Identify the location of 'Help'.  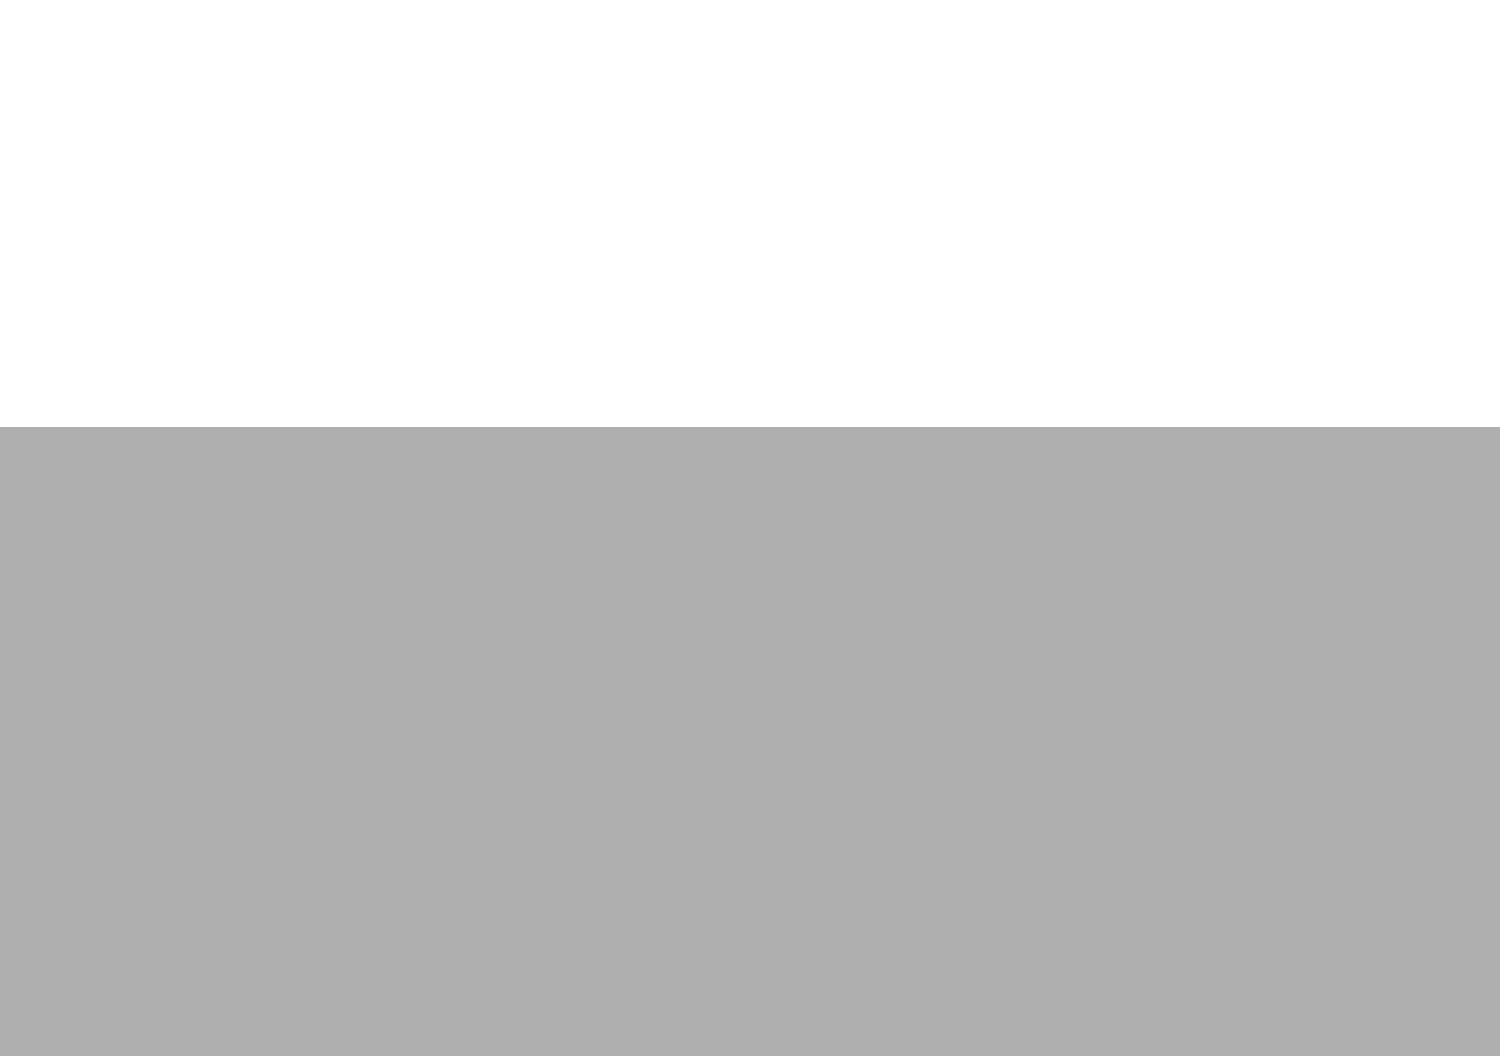
(304, 490).